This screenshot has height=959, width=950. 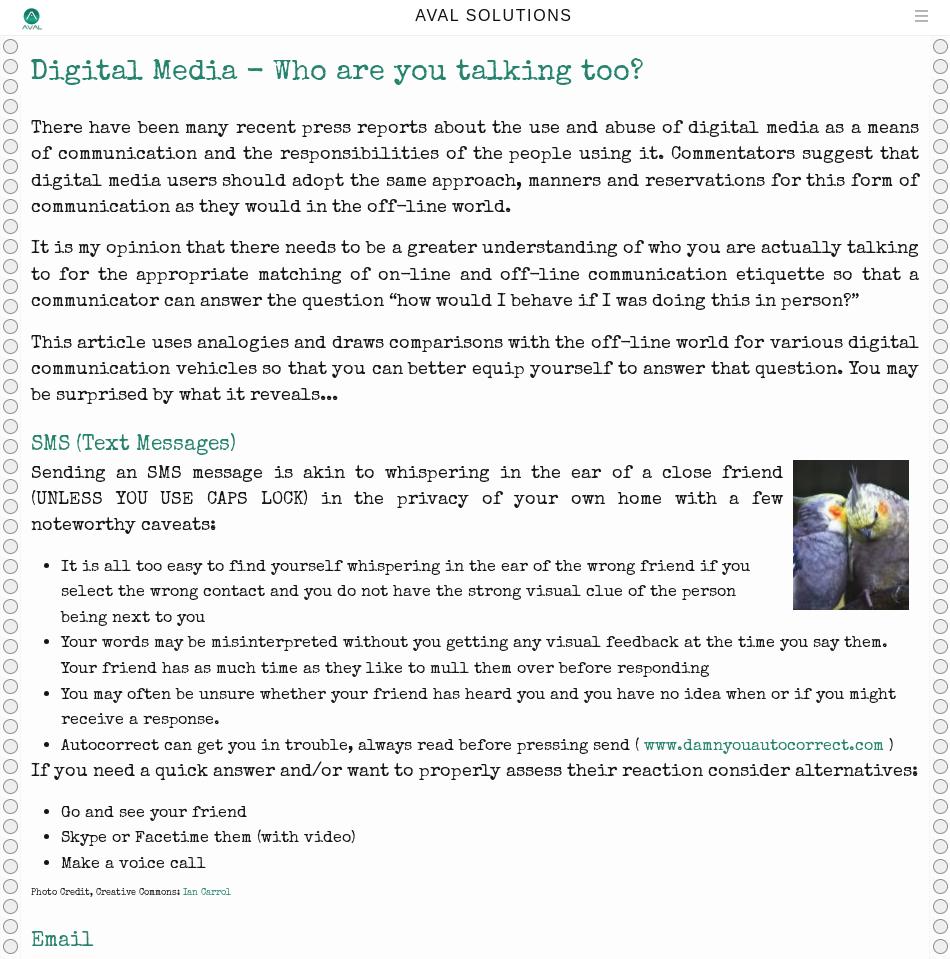 What do you see at coordinates (493, 14) in the screenshot?
I see `'Aval Solutions'` at bounding box center [493, 14].